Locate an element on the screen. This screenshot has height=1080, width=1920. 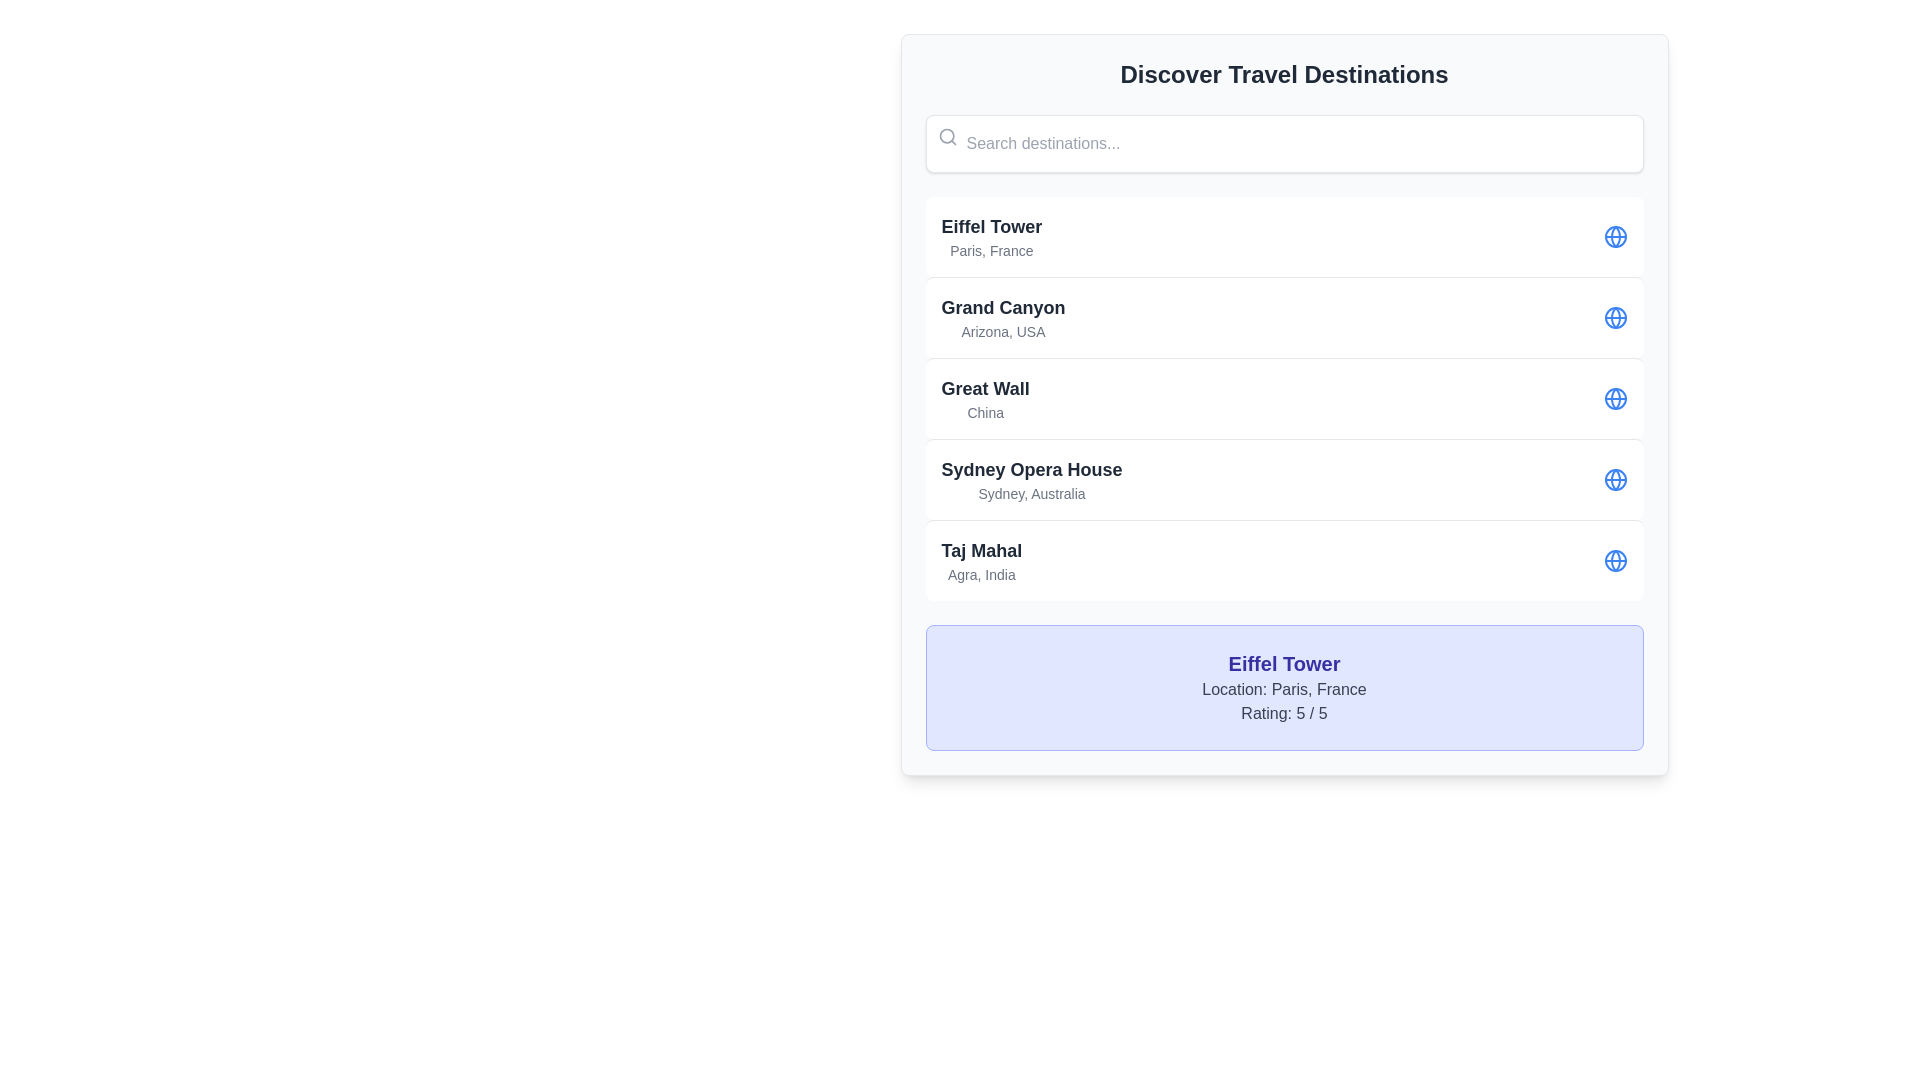
the text element displaying 'Agra, India', which is located below the 'Taj Mahal' title in the 'Discover Travel Destinations' list is located at coordinates (981, 574).